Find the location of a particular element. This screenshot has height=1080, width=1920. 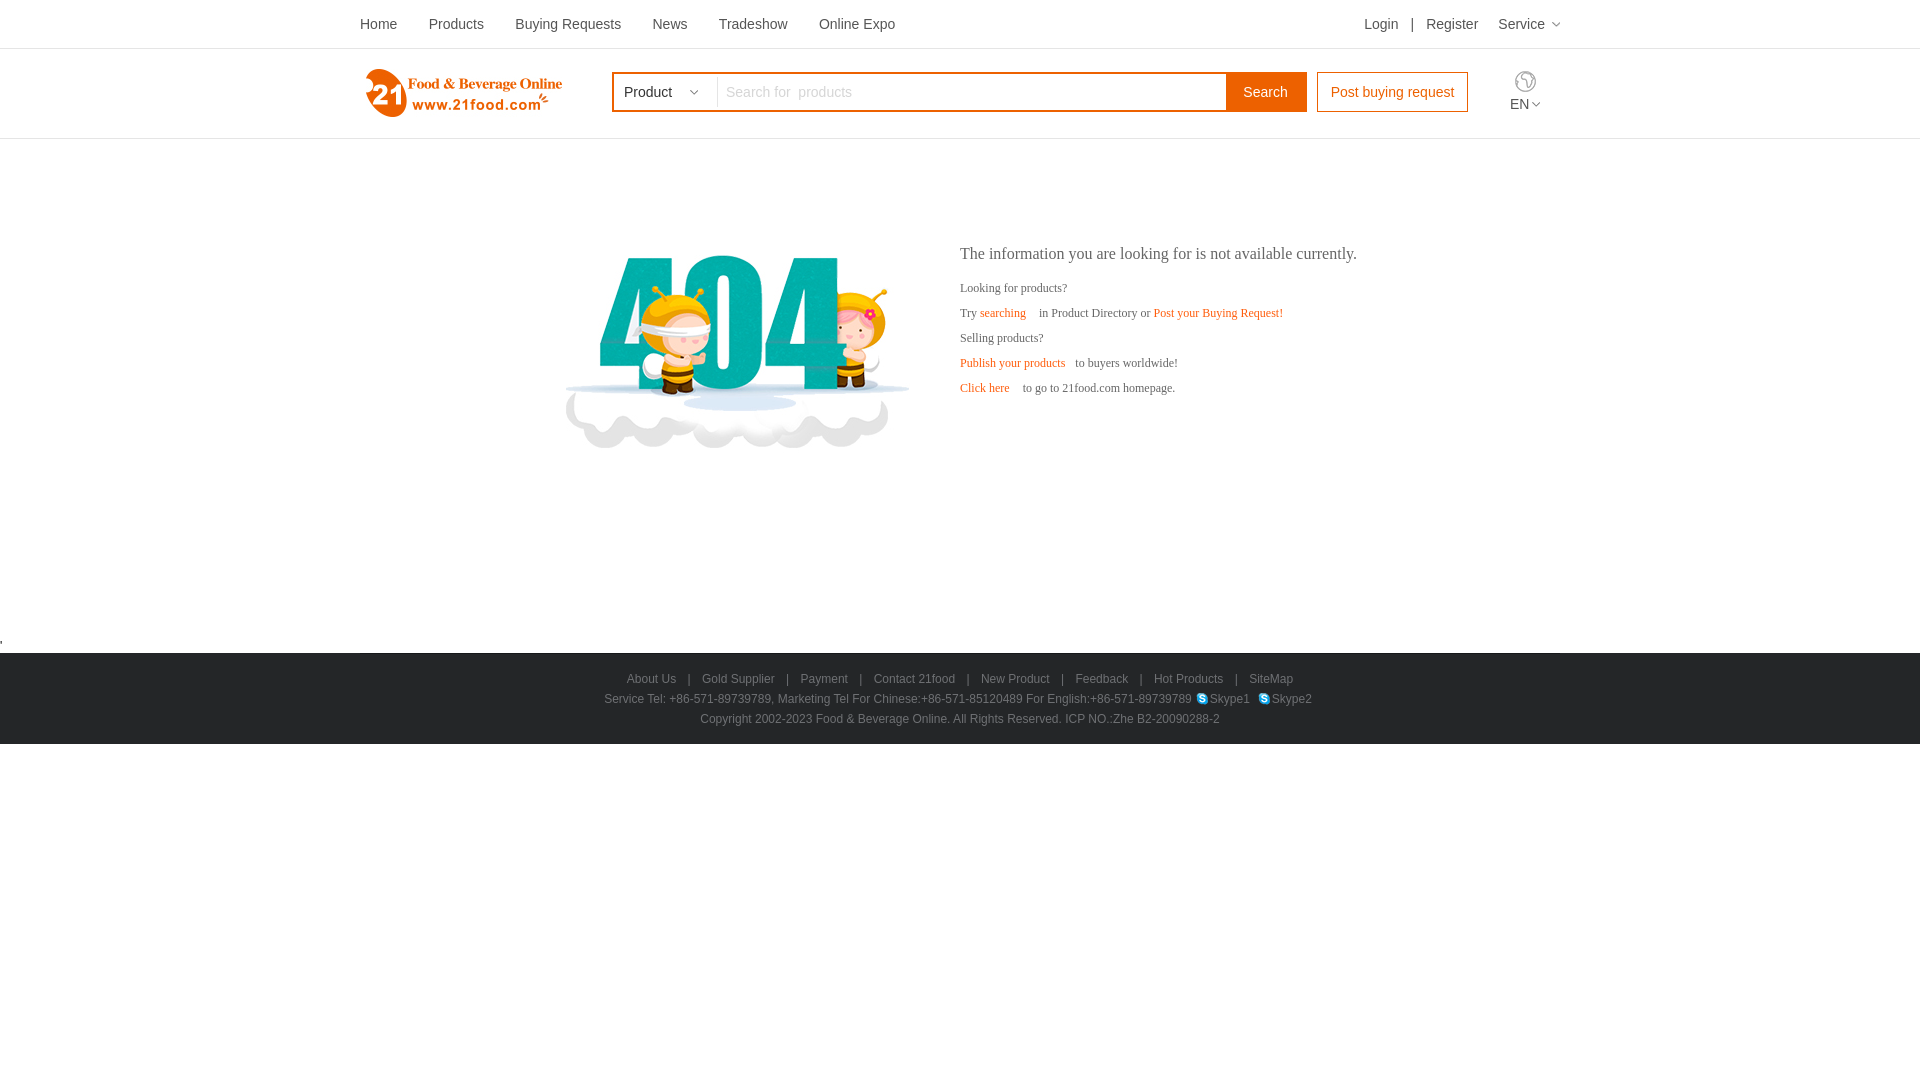

'Home' is located at coordinates (378, 23).